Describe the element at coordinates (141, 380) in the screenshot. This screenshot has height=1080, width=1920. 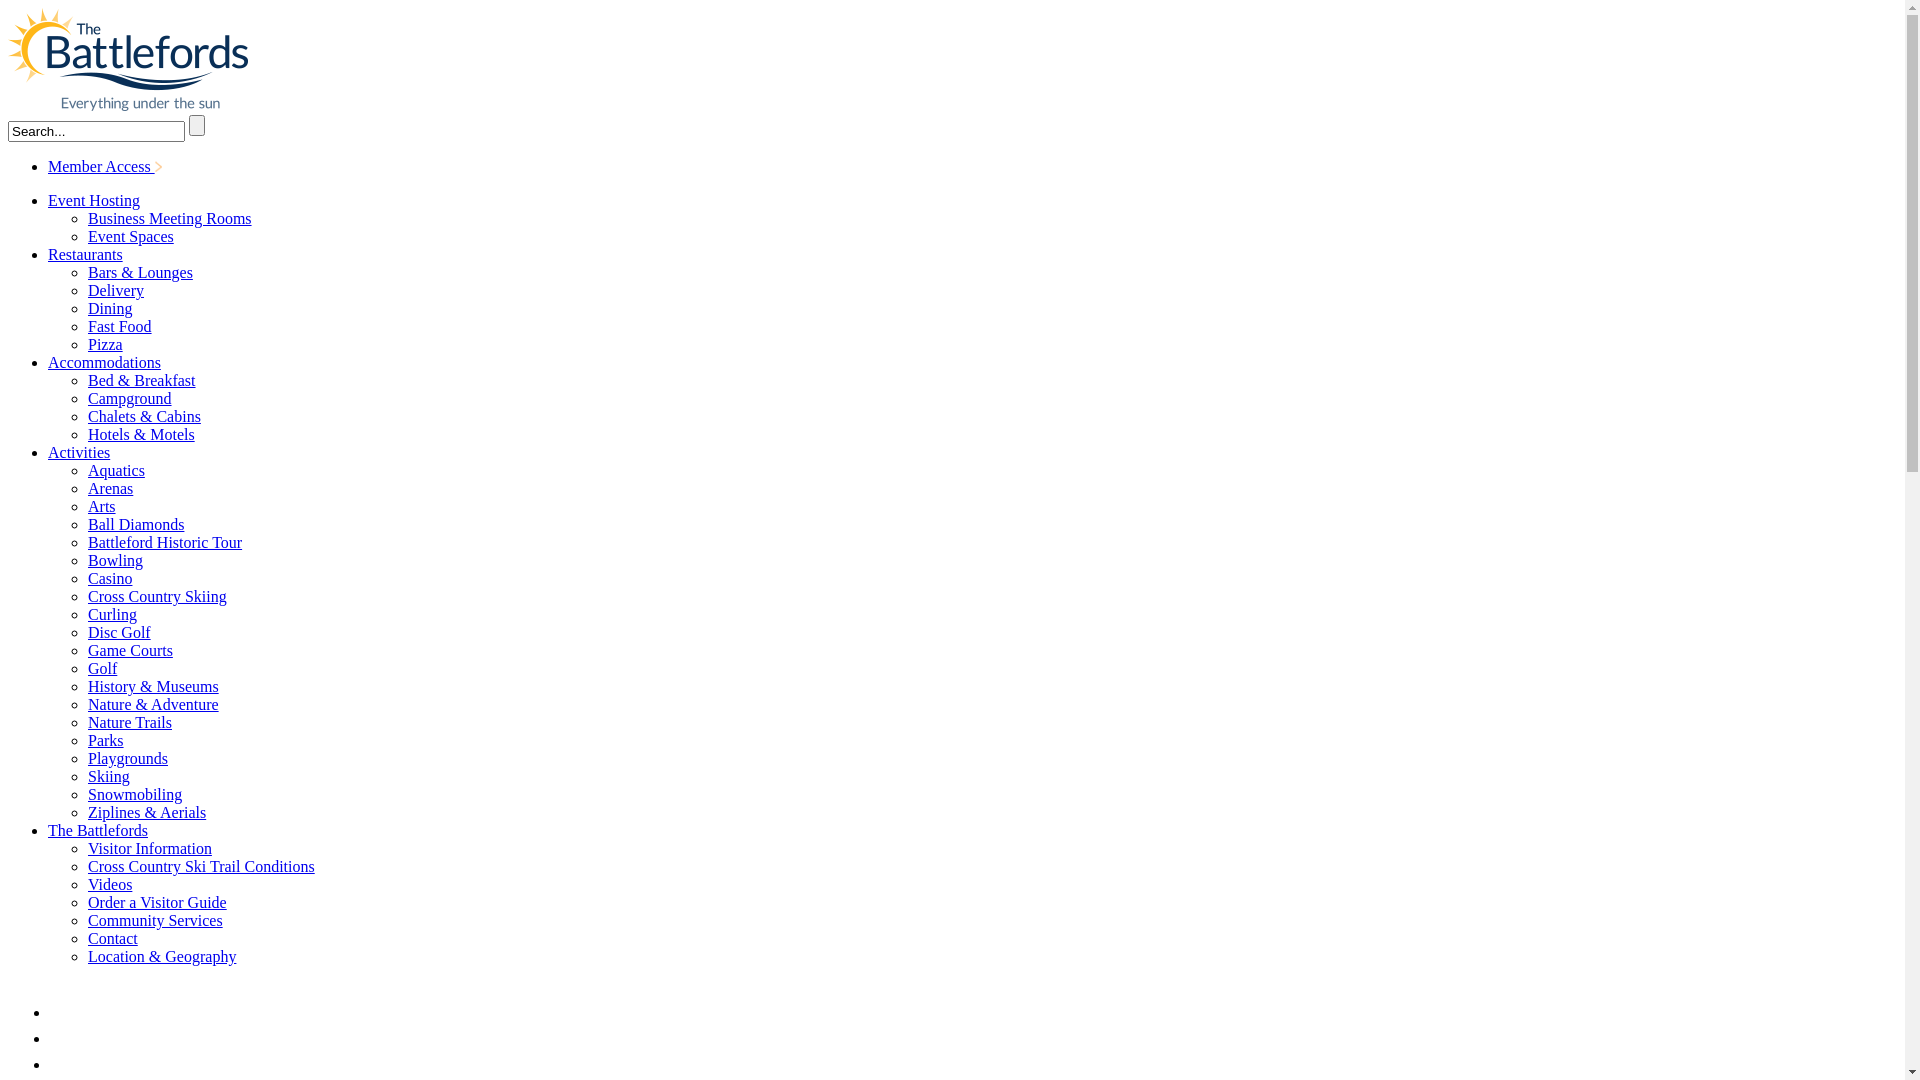
I see `'Bed & Breakfast'` at that location.